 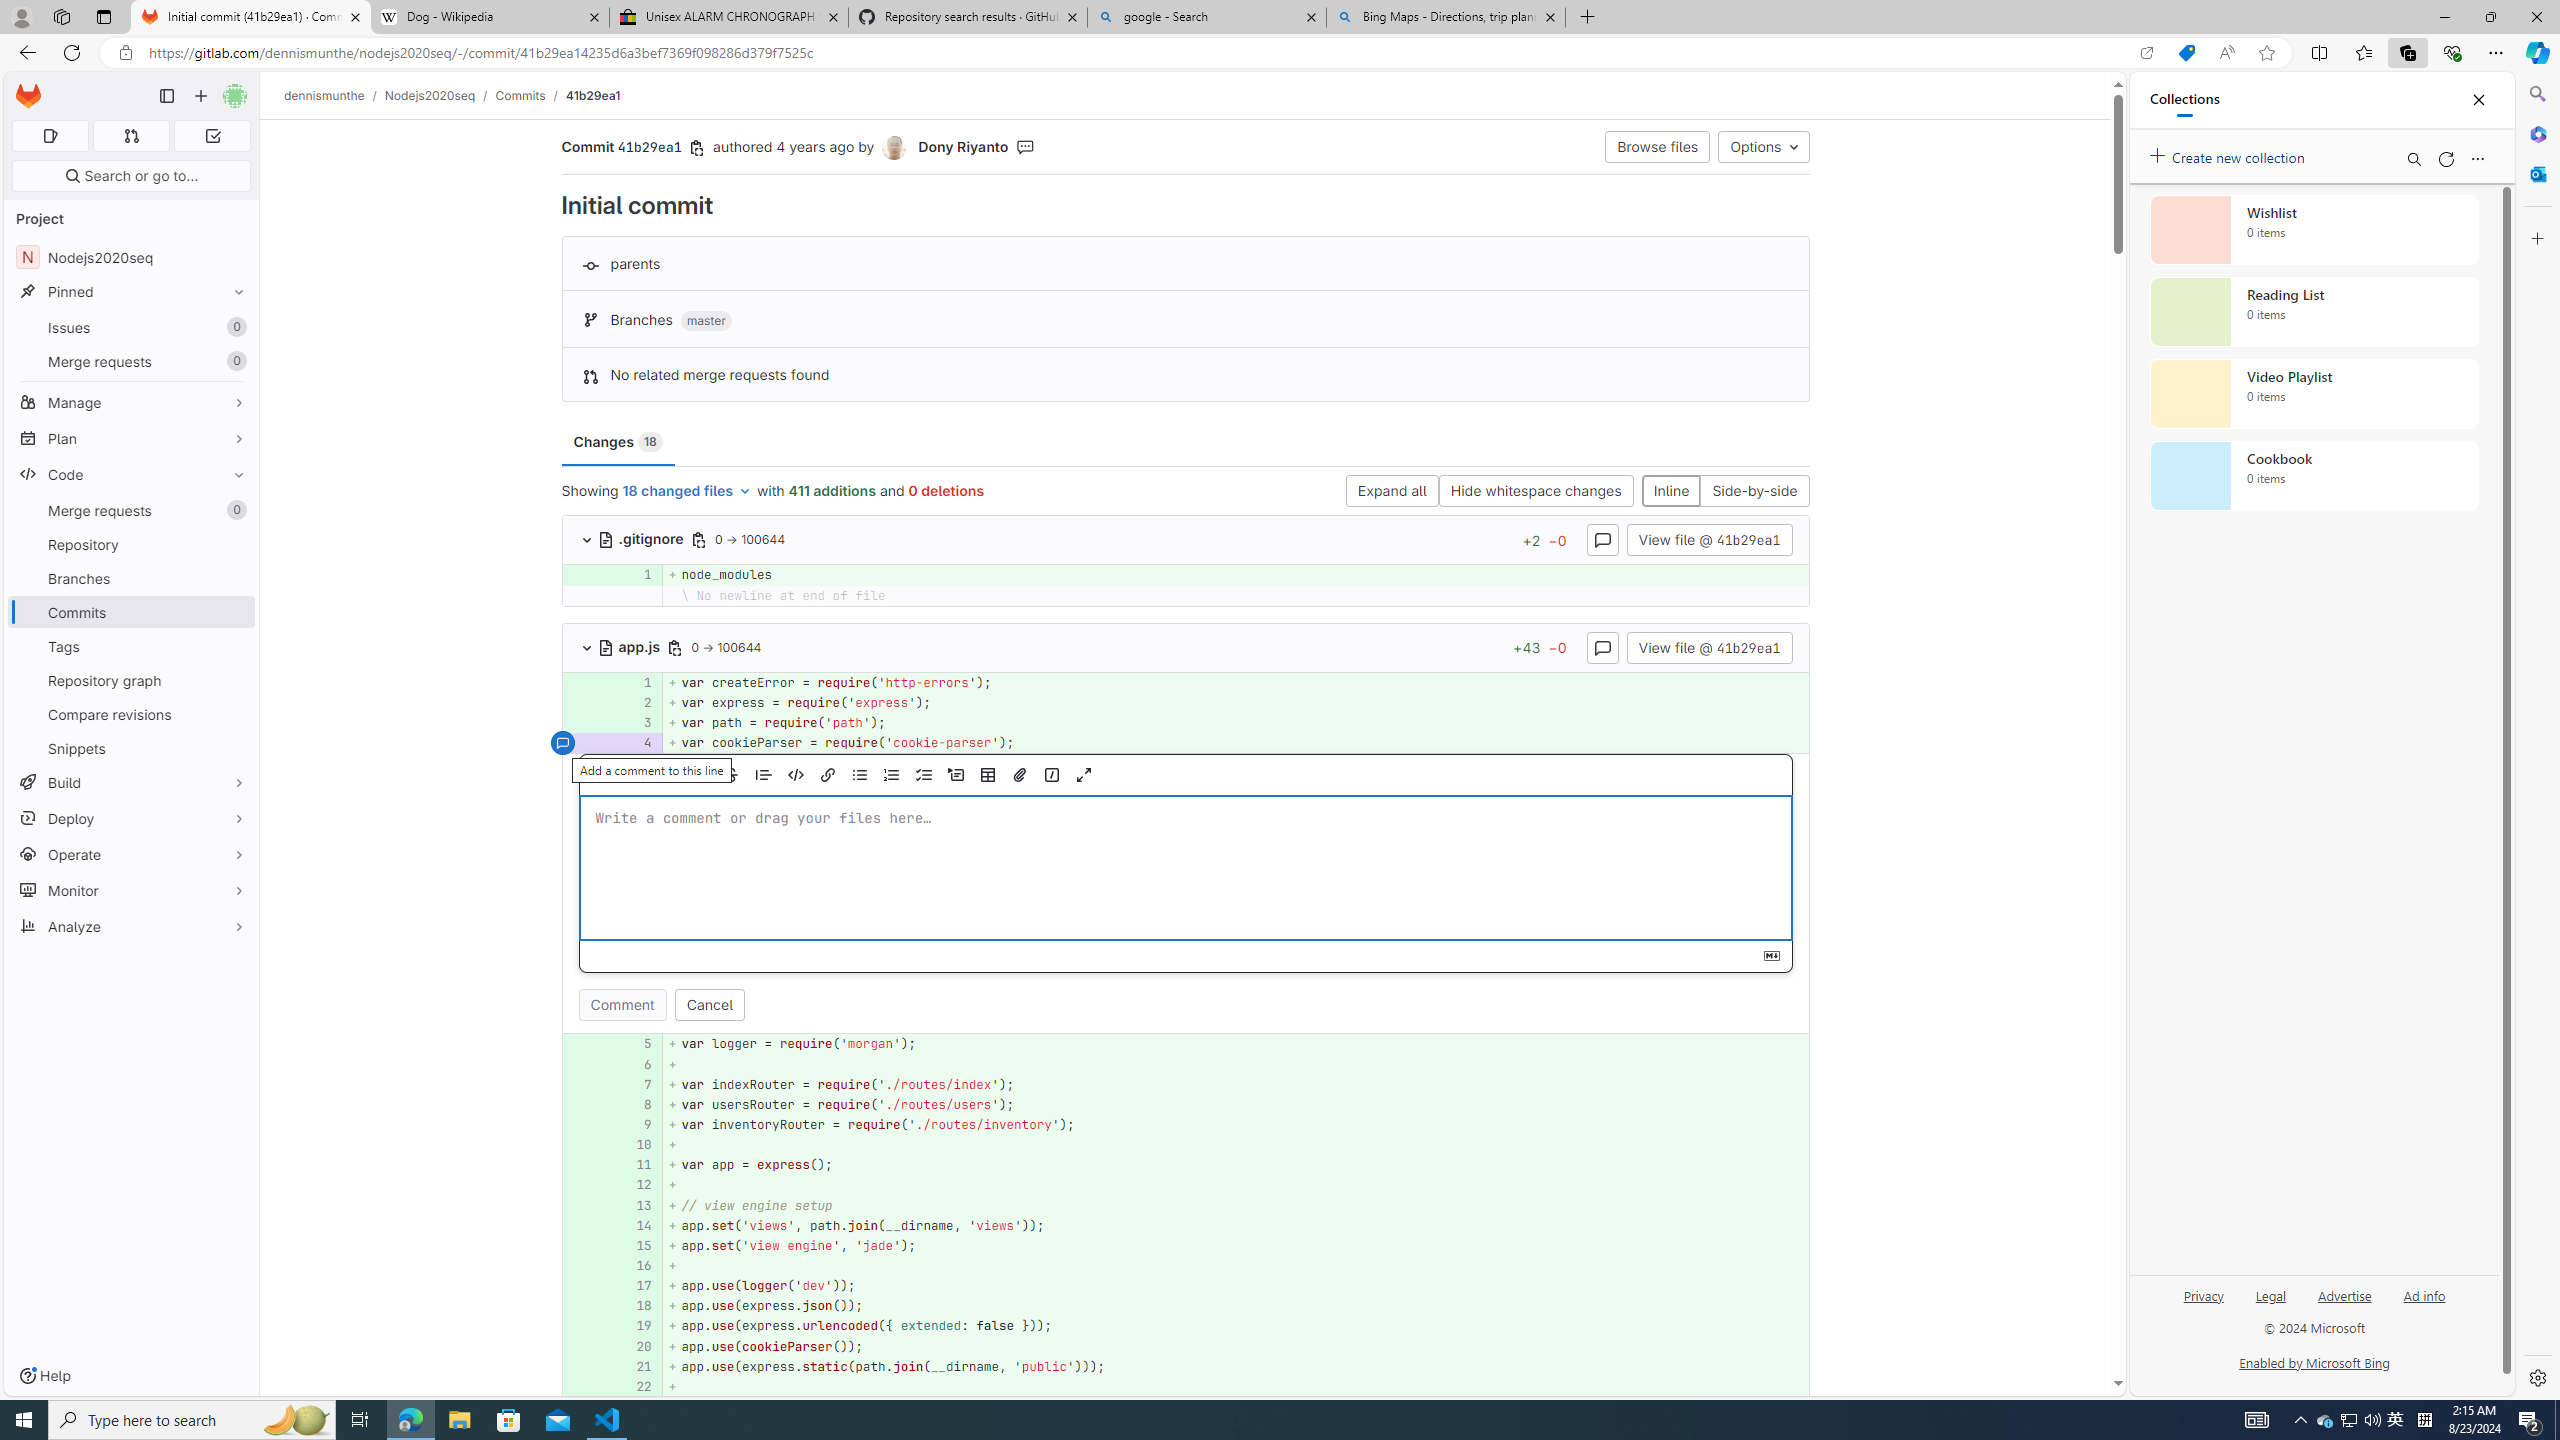 What do you see at coordinates (1186, 1386) in the screenshot?
I see `'AutomationID: 4a68969ef8e858229267b842dedf42ab5dde4d50_0_22'` at bounding box center [1186, 1386].